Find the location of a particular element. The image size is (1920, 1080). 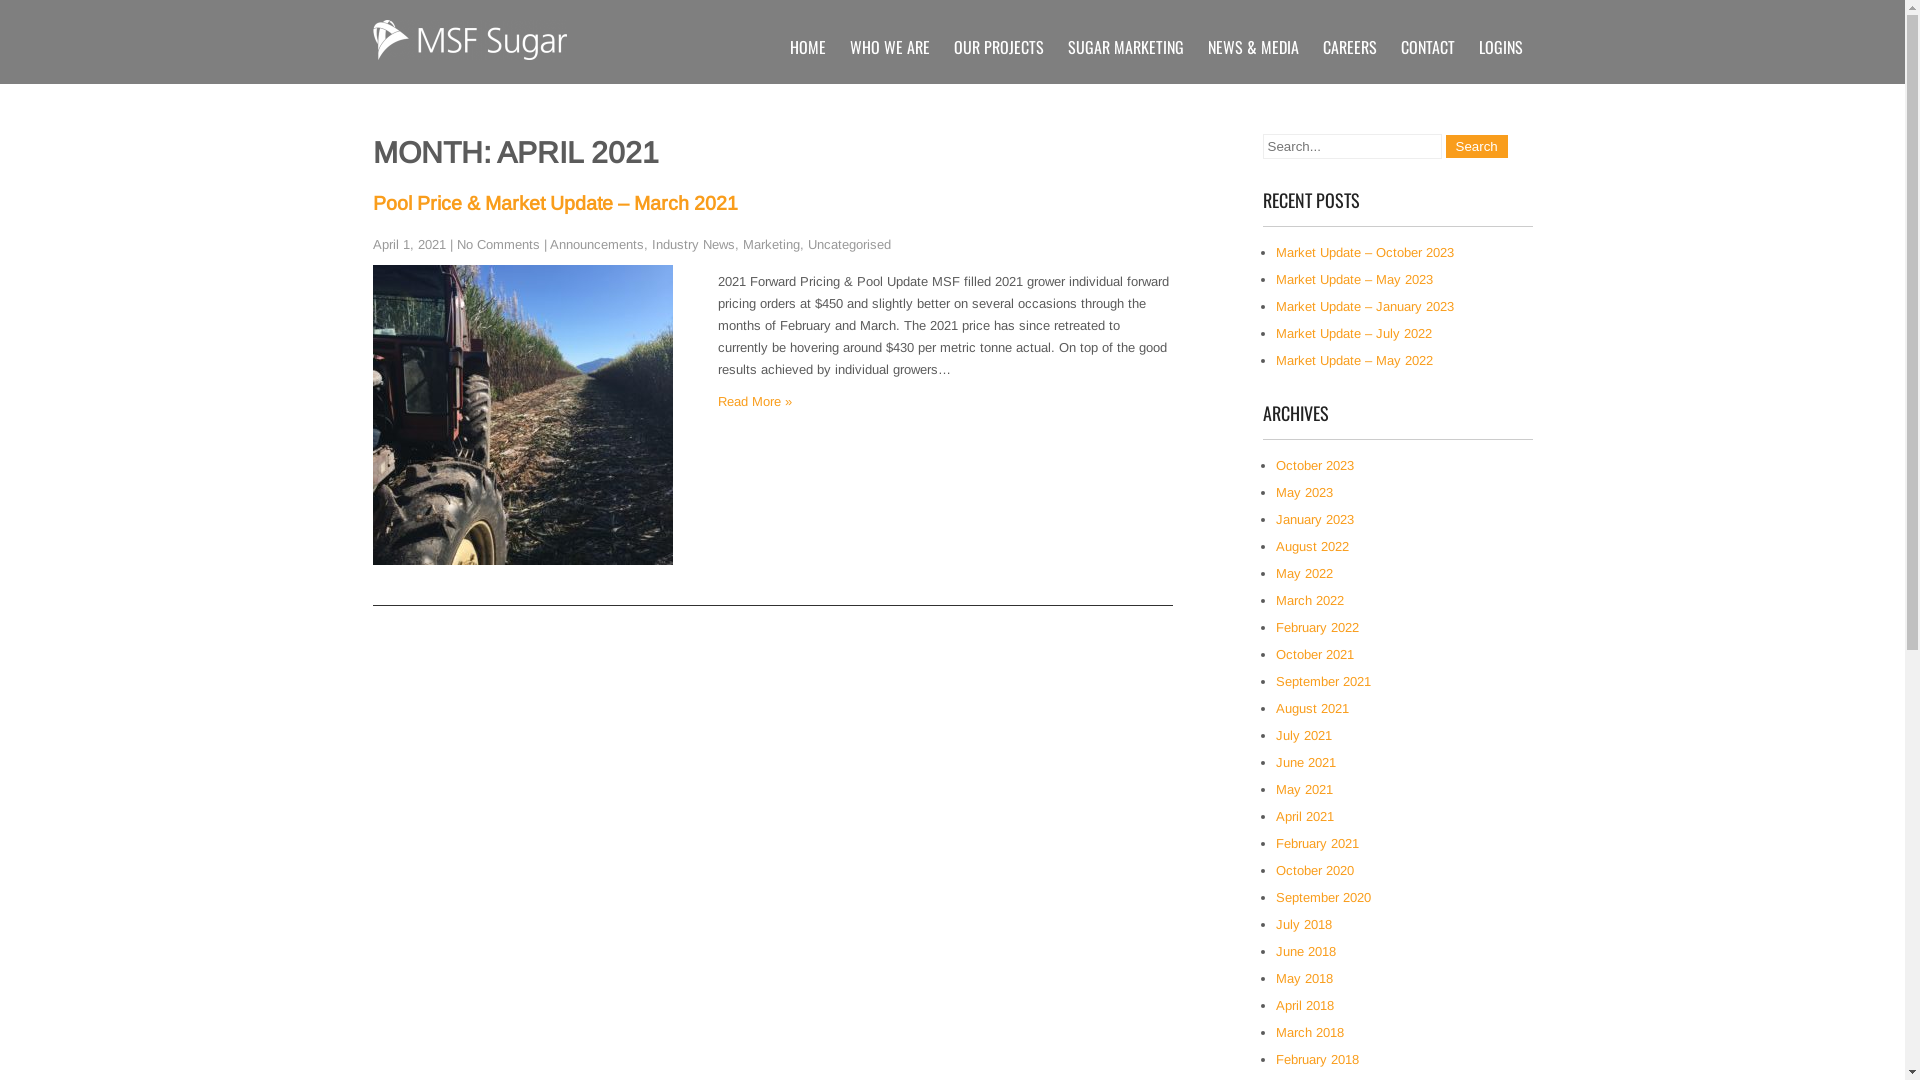

'LOGINS' is located at coordinates (1499, 45).